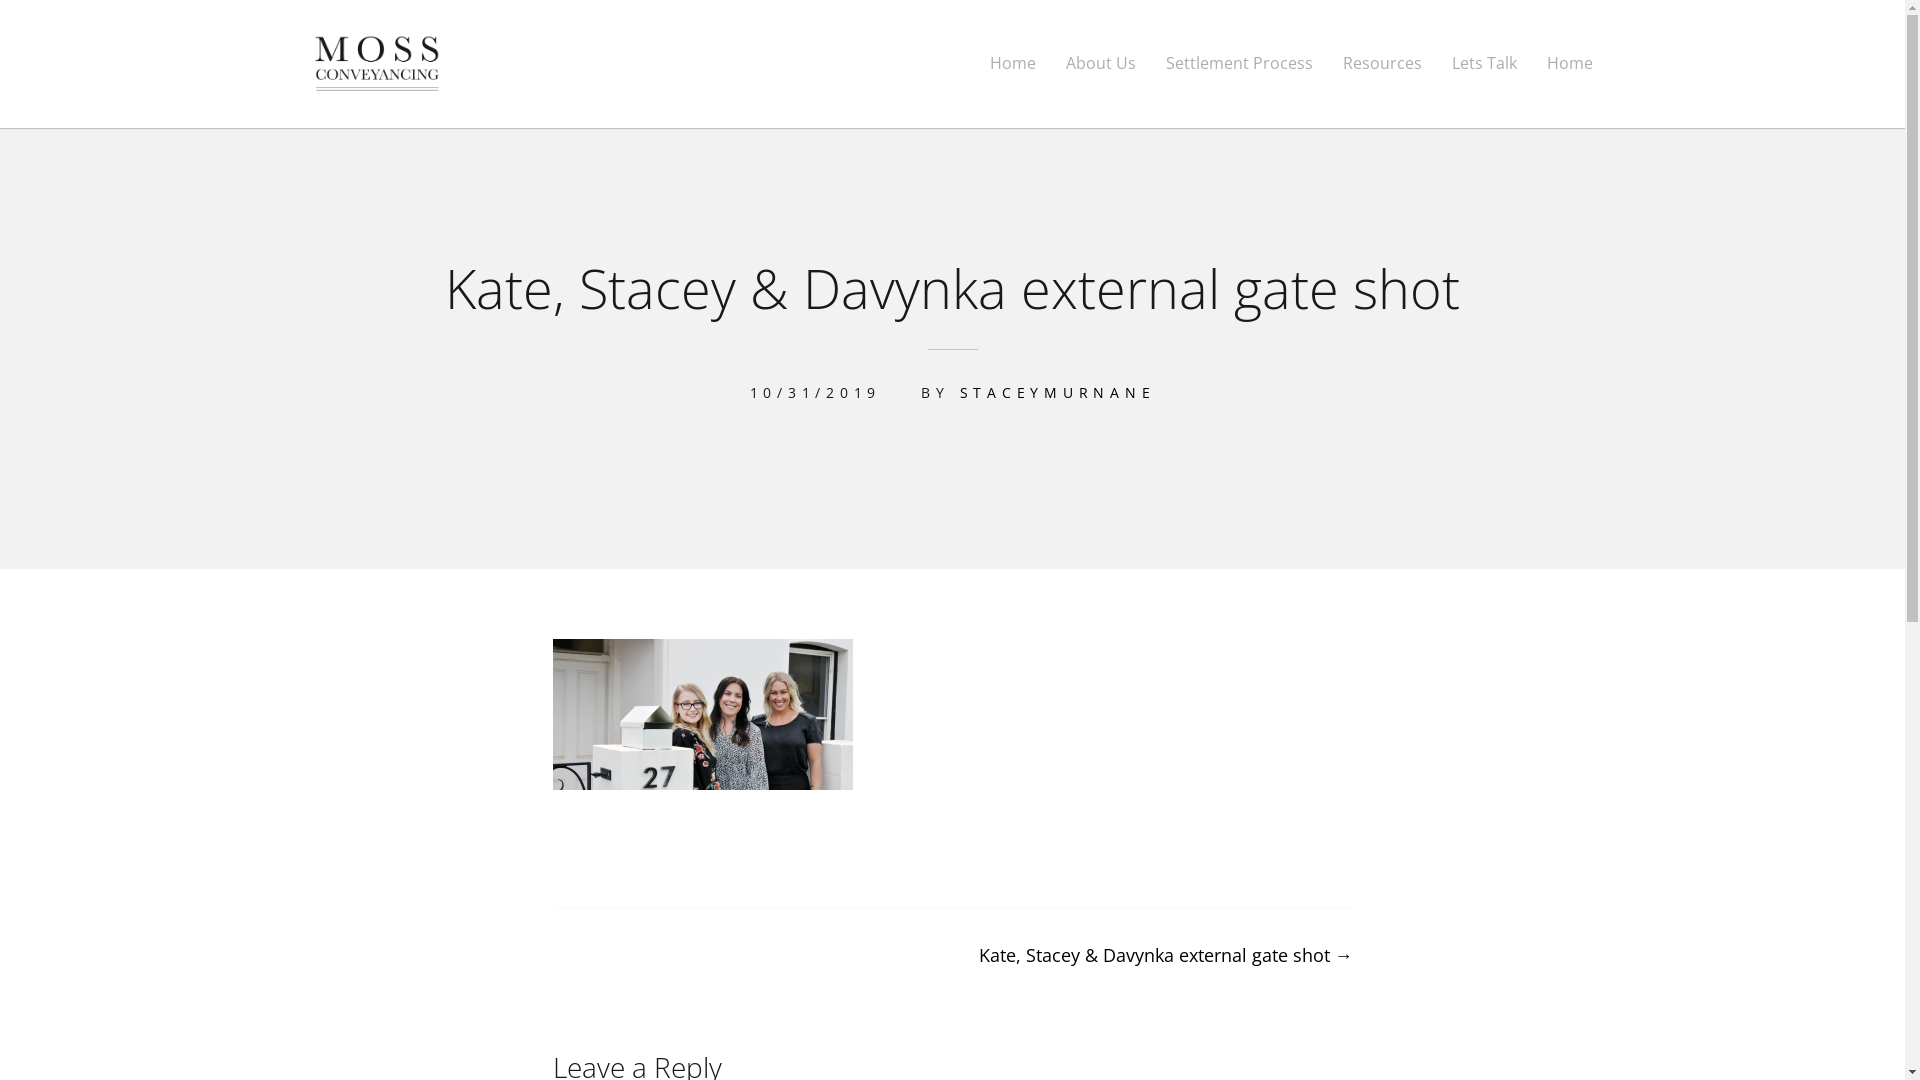  Describe the element at coordinates (1451, 62) in the screenshot. I see `'Lets Talk'` at that location.